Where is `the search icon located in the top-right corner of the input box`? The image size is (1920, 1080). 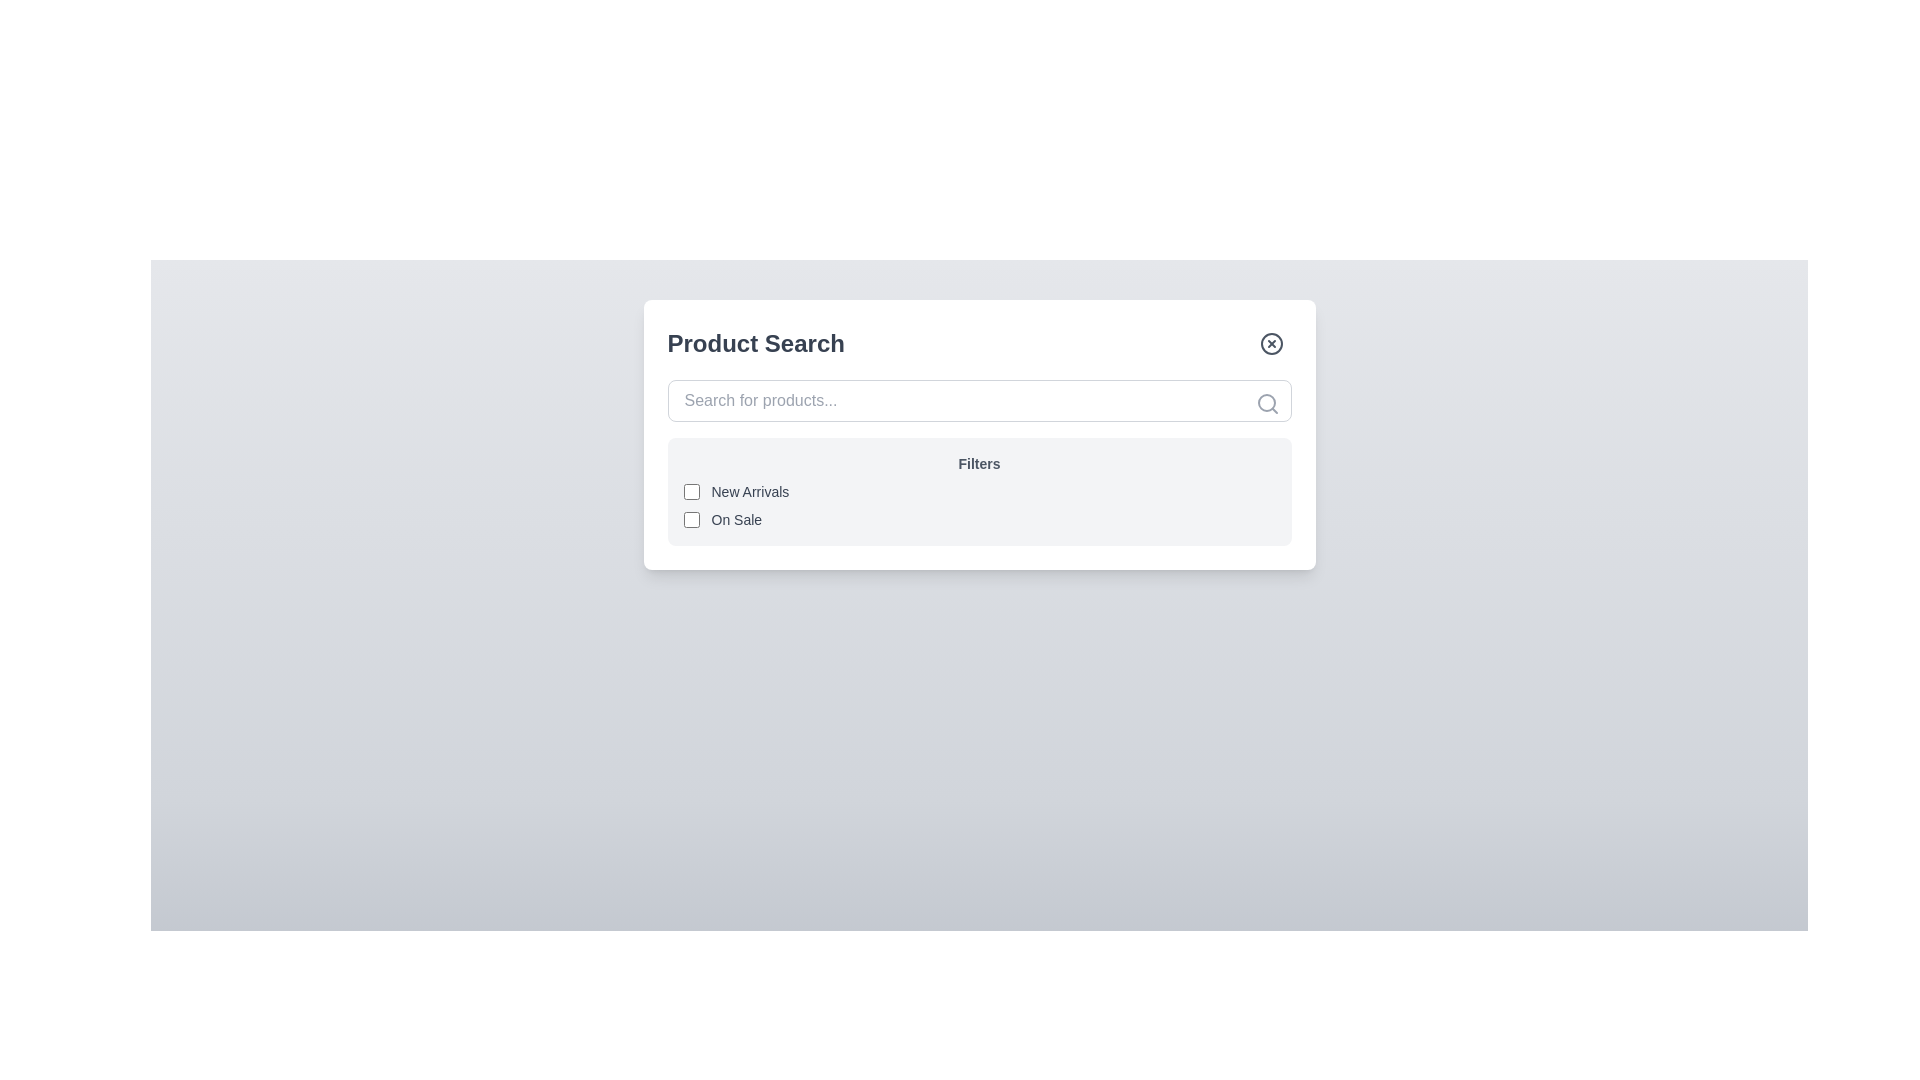 the search icon located in the top-right corner of the input box is located at coordinates (1266, 404).